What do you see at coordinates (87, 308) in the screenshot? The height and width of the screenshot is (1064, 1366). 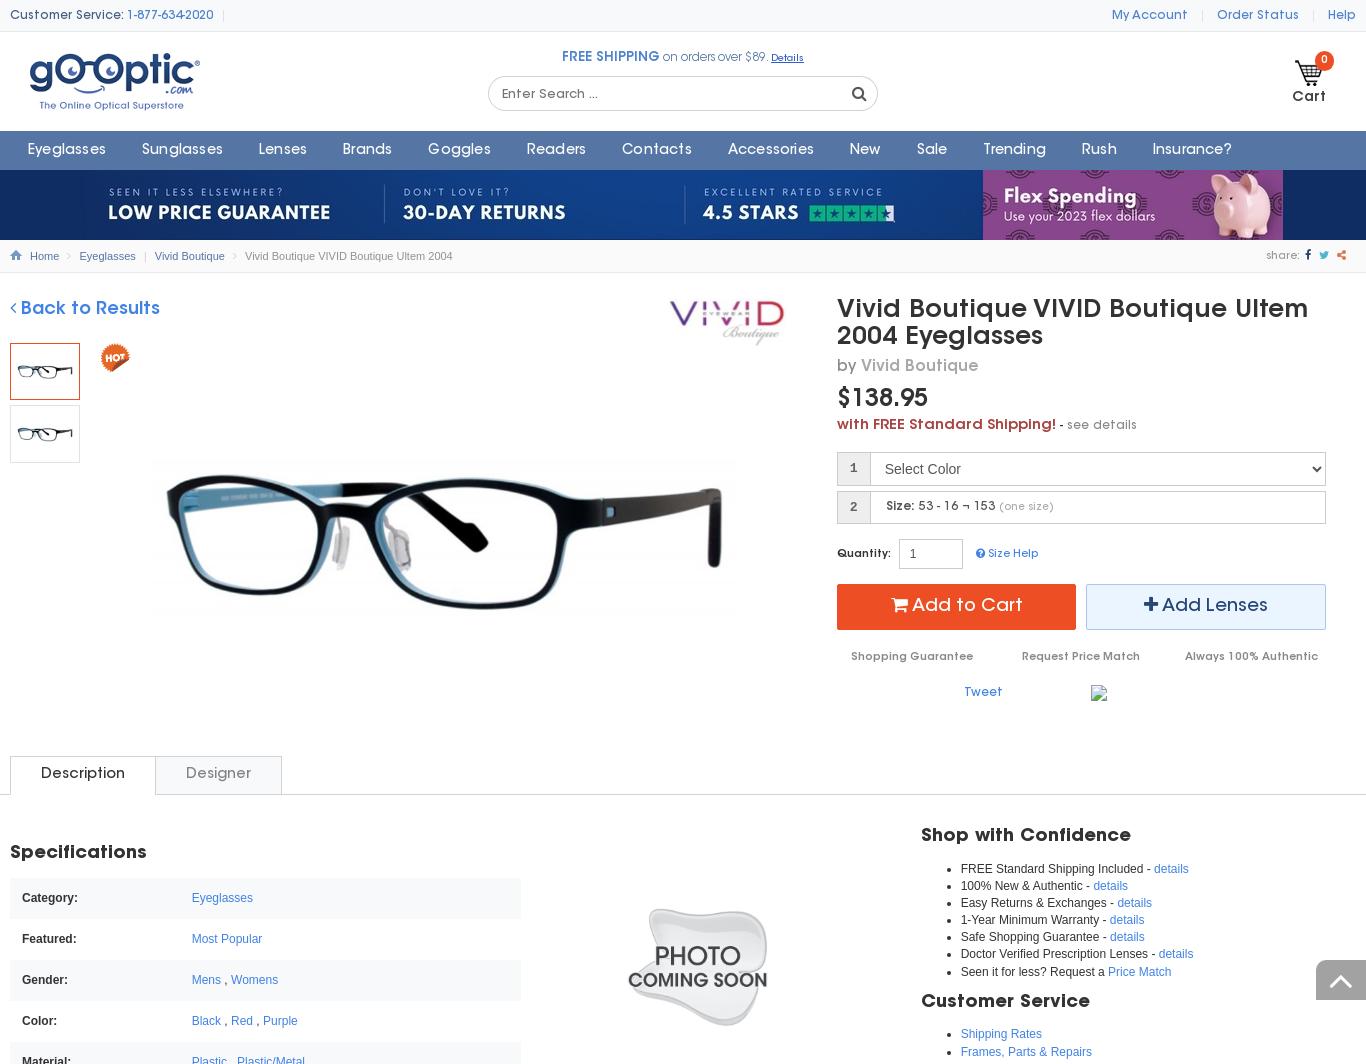 I see `'Back to Results'` at bounding box center [87, 308].